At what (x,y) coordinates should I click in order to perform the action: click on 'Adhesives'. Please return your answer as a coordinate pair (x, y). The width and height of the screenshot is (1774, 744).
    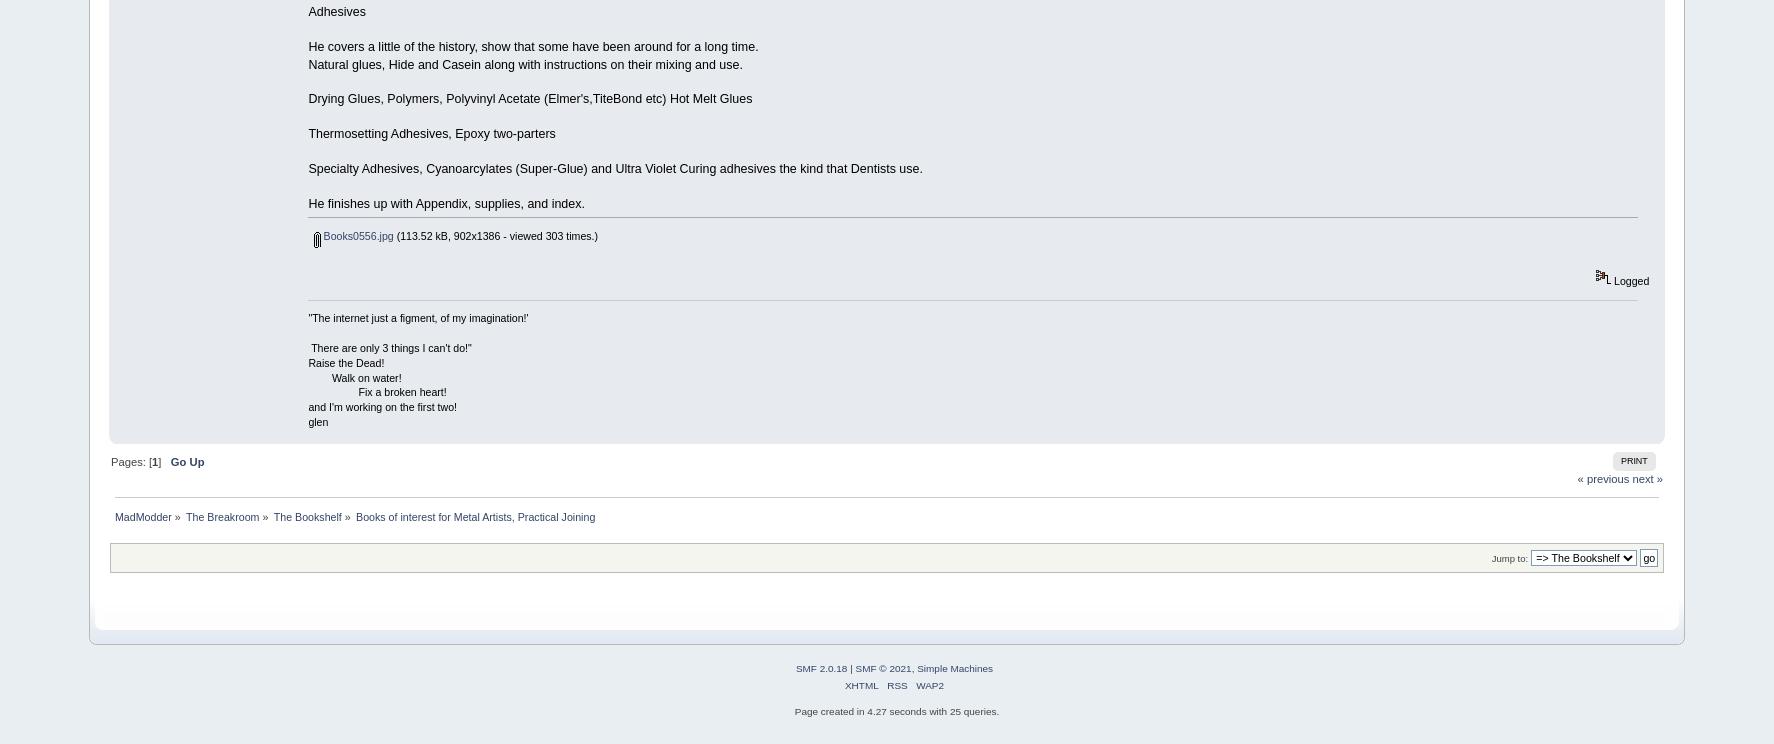
    Looking at the image, I should click on (336, 11).